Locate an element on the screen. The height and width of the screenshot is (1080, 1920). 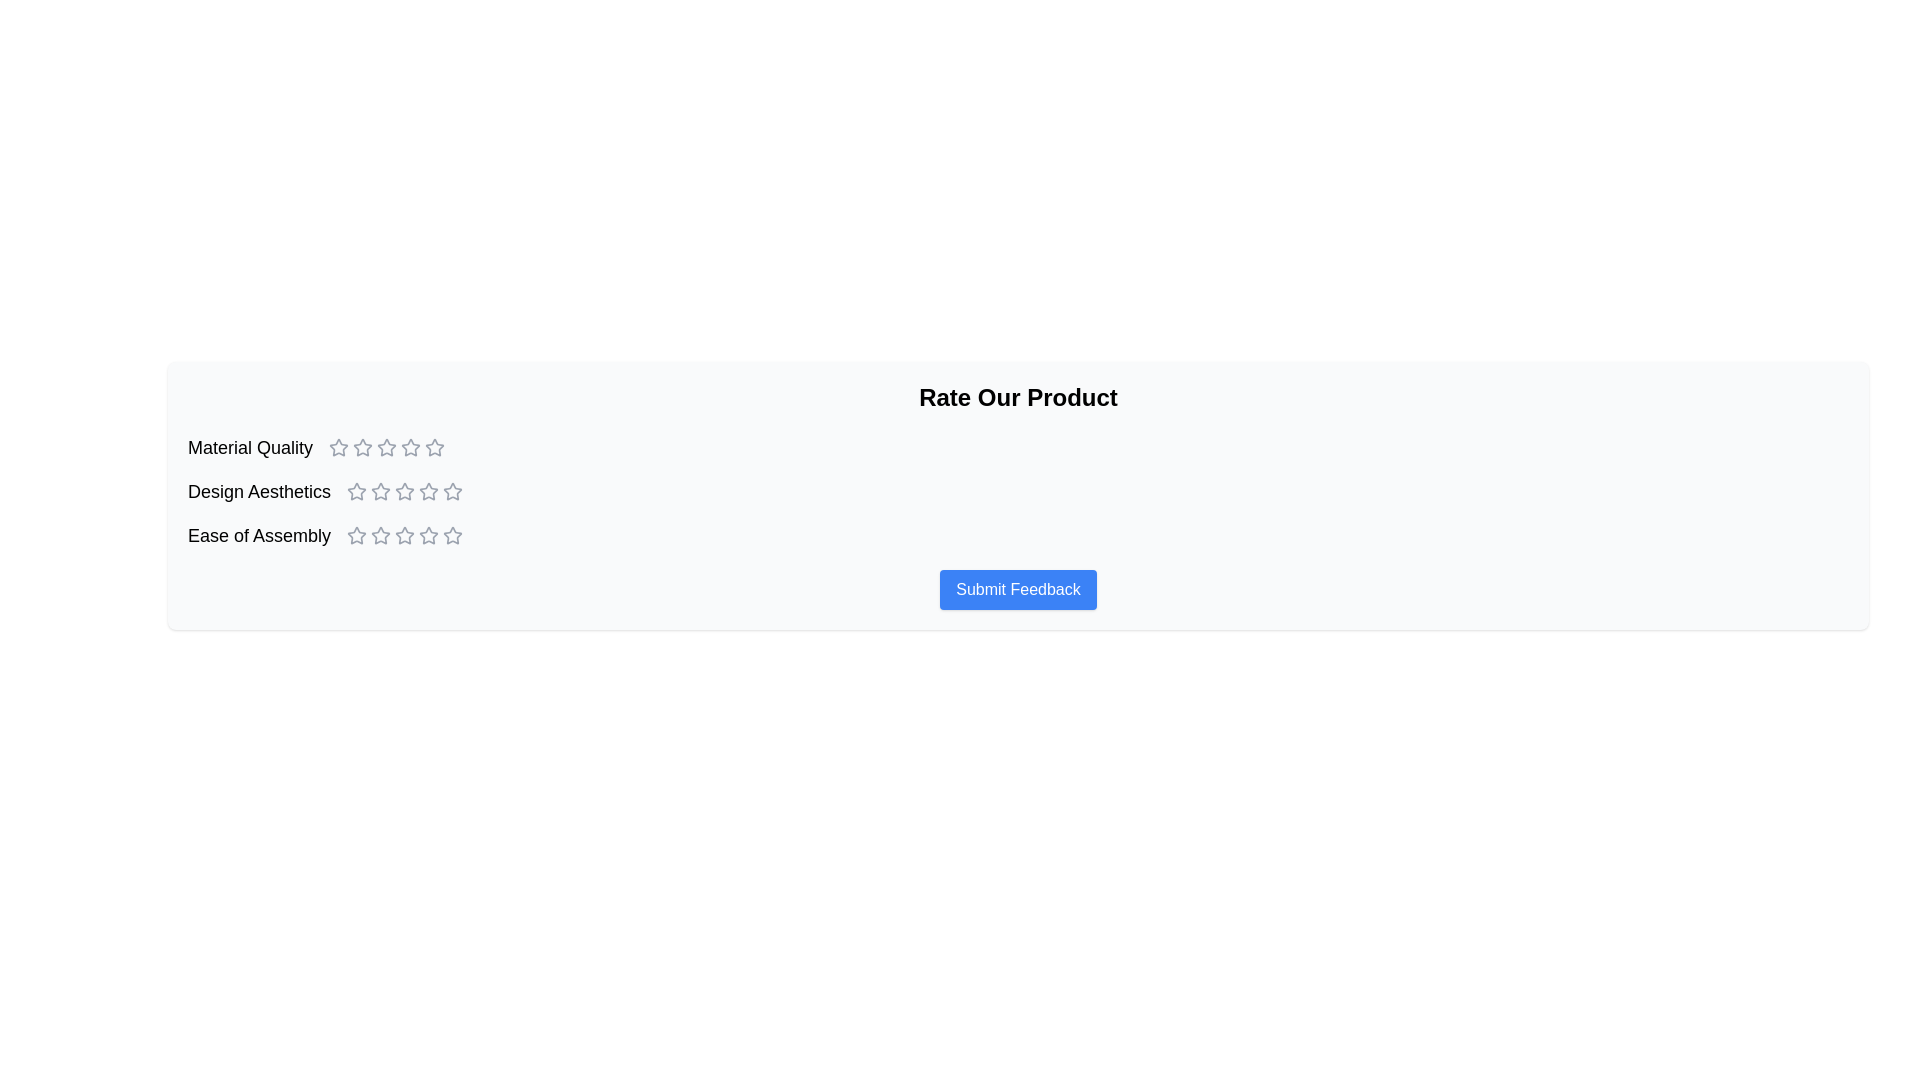
the text label displaying 'Ease of Assembly', which is positioned below 'Material Quality' and 'Design Aesthetics' in the feedback form is located at coordinates (258, 535).